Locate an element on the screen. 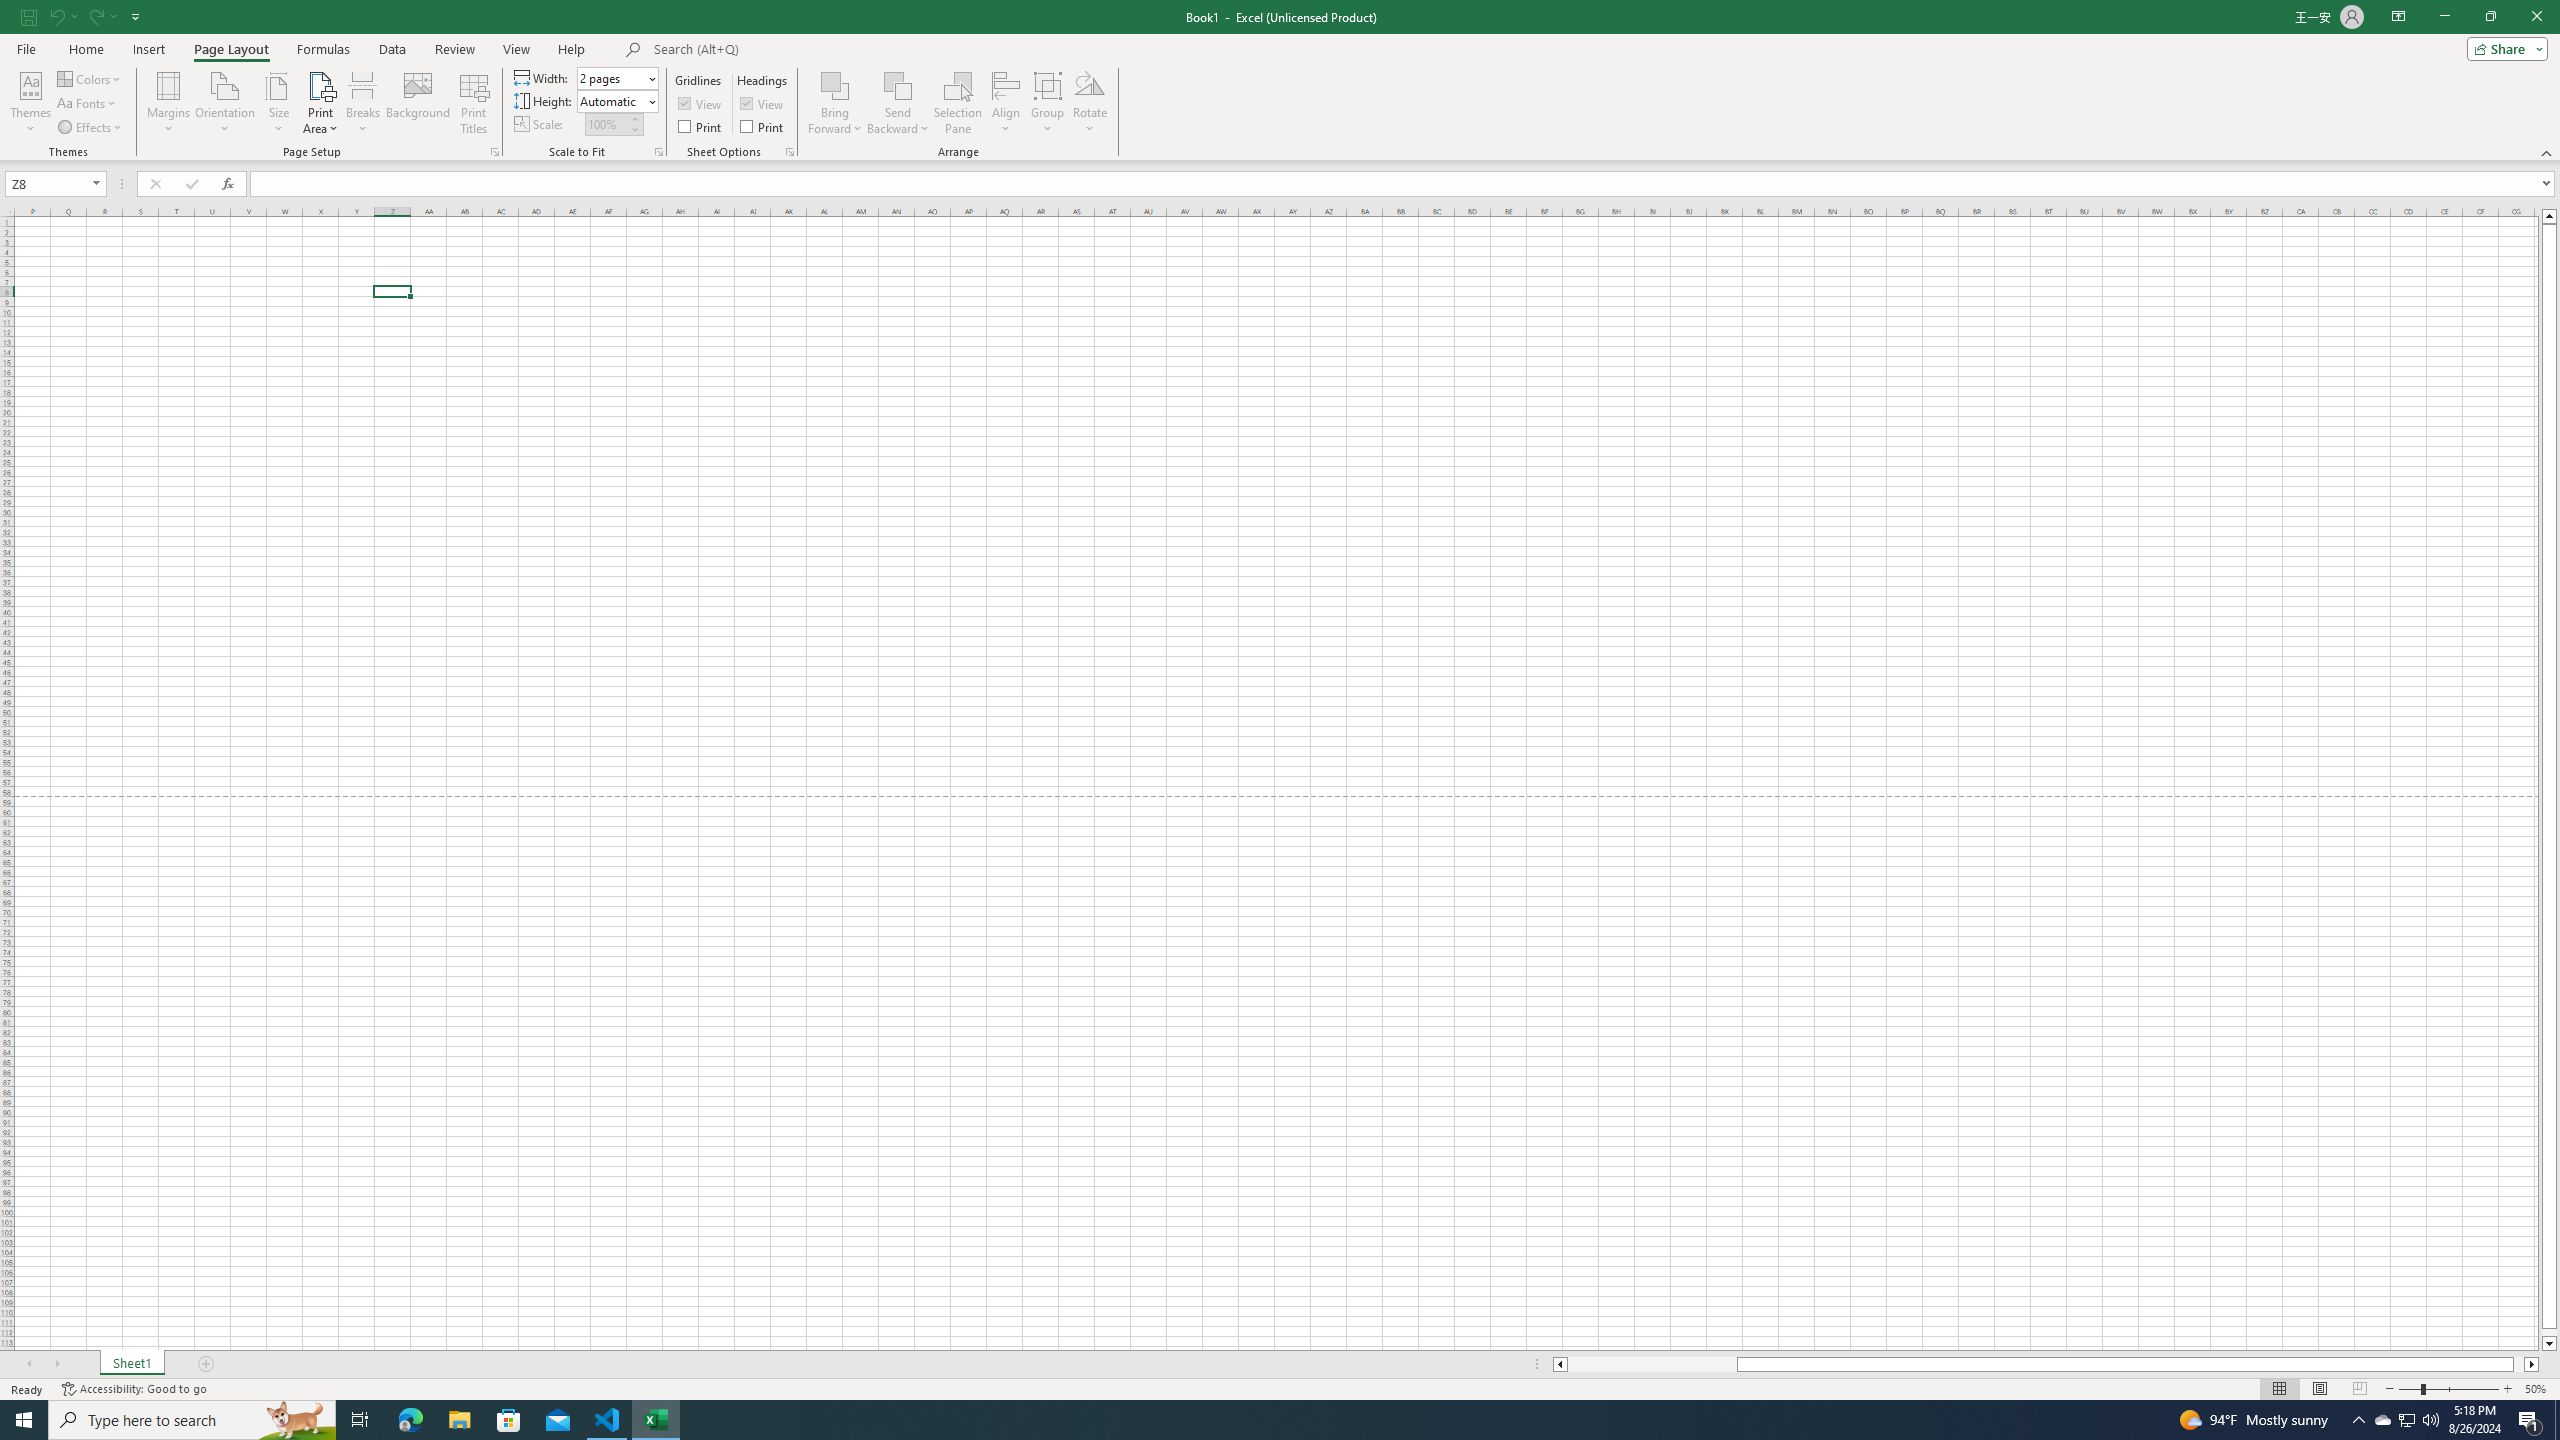 The image size is (2560, 1440). 'Effects' is located at coordinates (89, 127).